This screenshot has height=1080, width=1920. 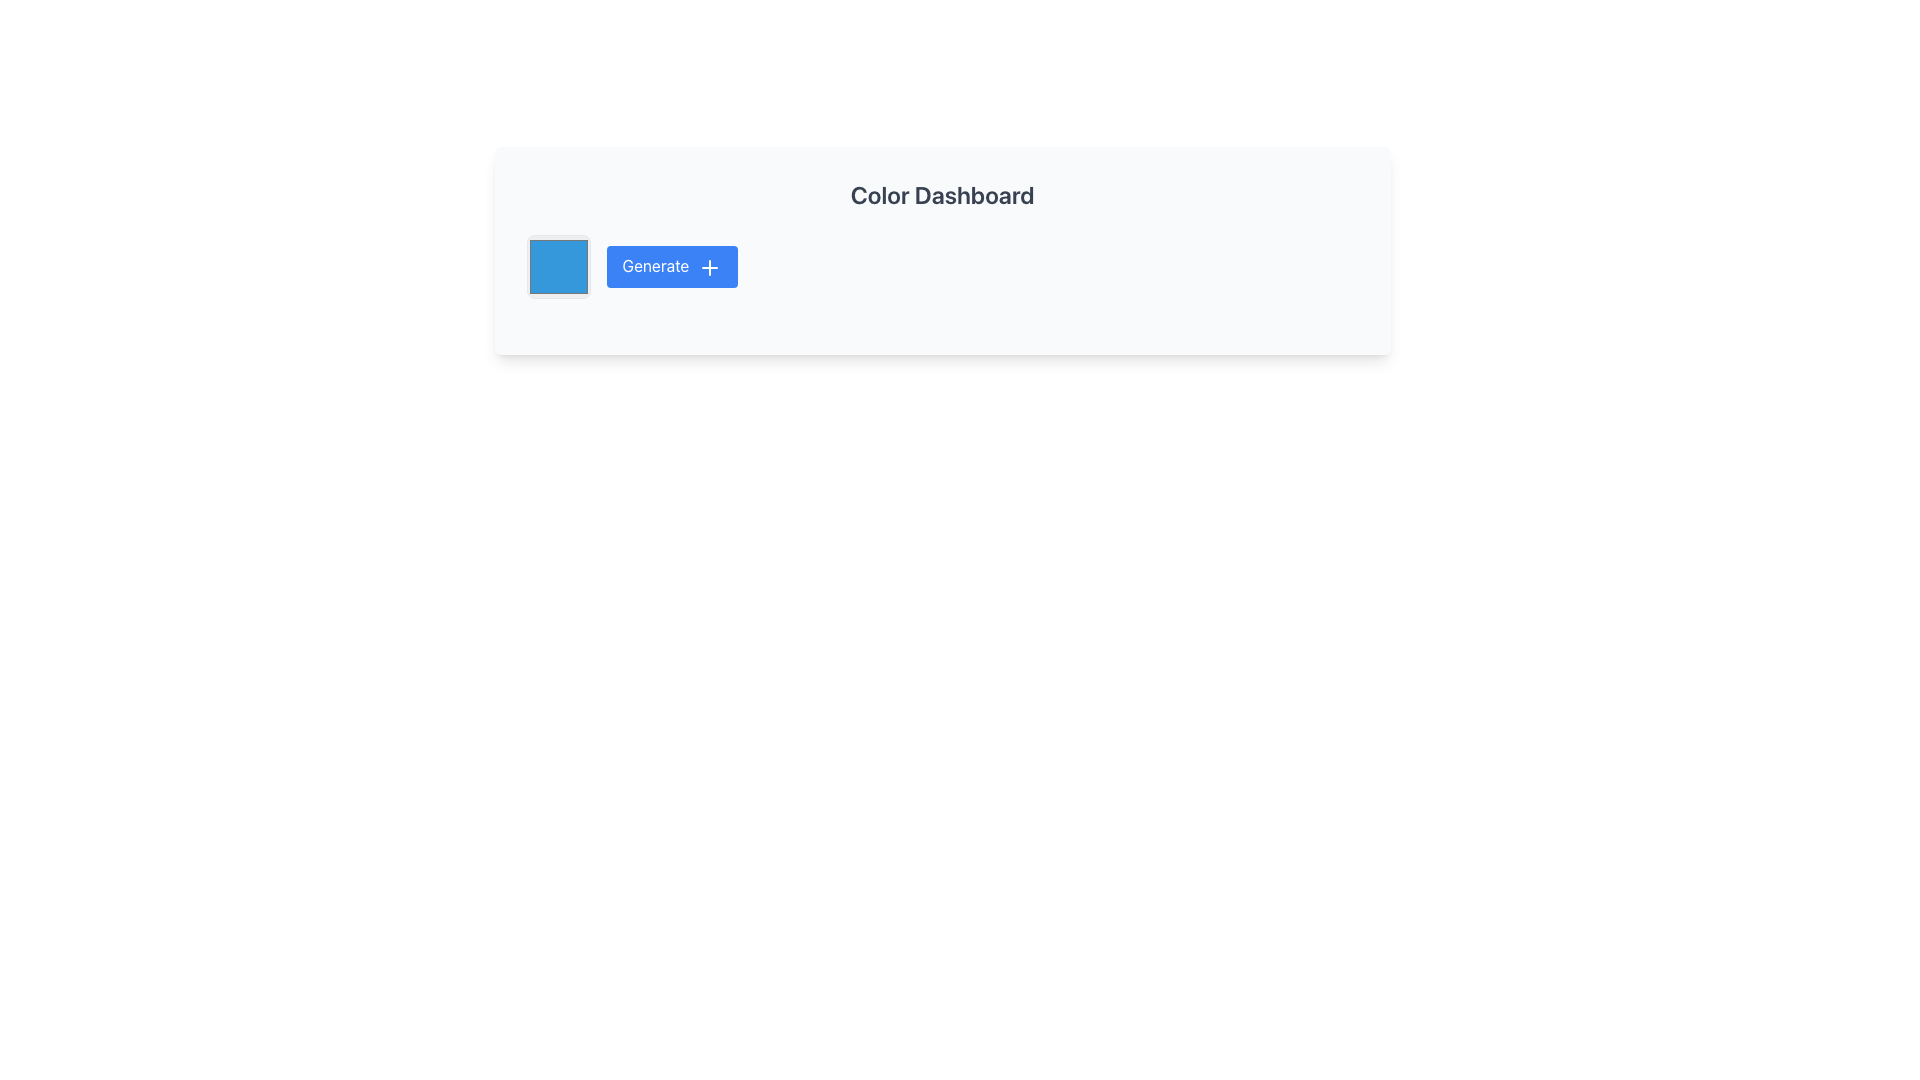 What do you see at coordinates (558, 265) in the screenshot?
I see `the blue square color picker with a rounded border` at bounding box center [558, 265].